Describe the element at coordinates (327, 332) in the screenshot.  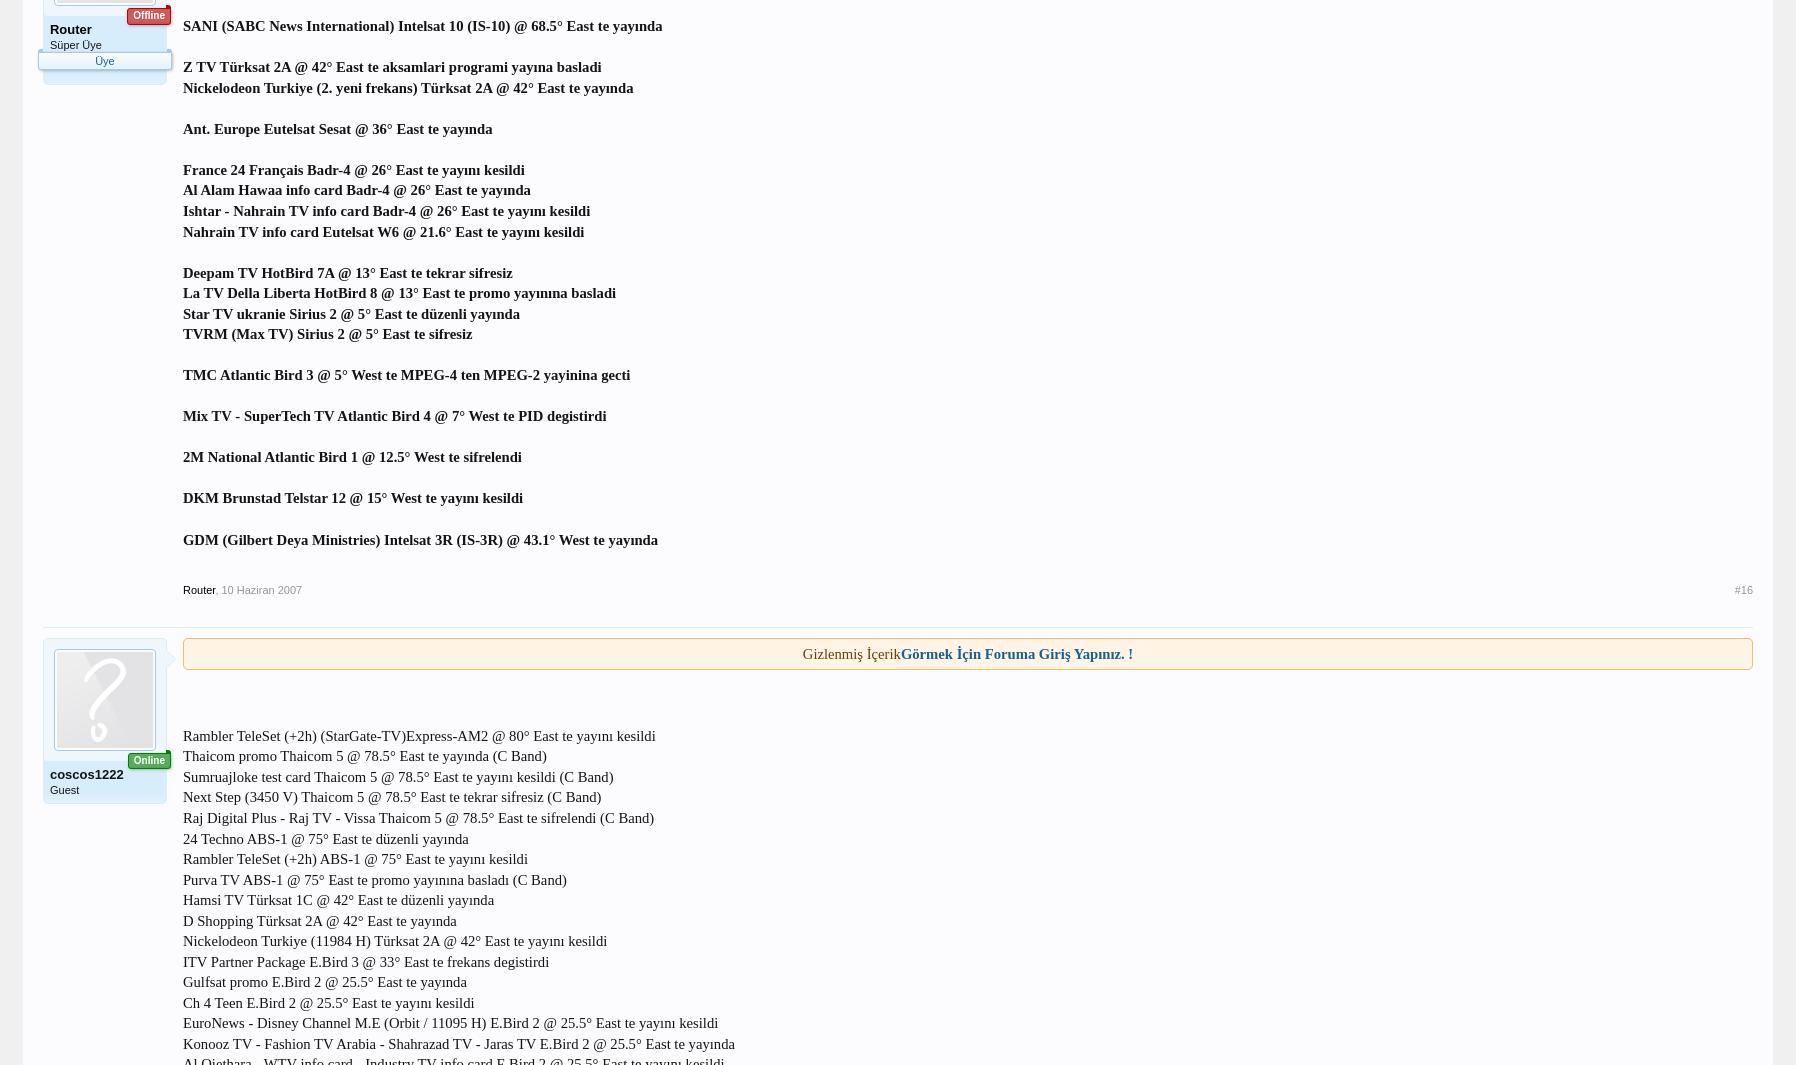
I see `'TVRM (Max TV) Sirius 2 @ 5° East te sifresiz'` at that location.